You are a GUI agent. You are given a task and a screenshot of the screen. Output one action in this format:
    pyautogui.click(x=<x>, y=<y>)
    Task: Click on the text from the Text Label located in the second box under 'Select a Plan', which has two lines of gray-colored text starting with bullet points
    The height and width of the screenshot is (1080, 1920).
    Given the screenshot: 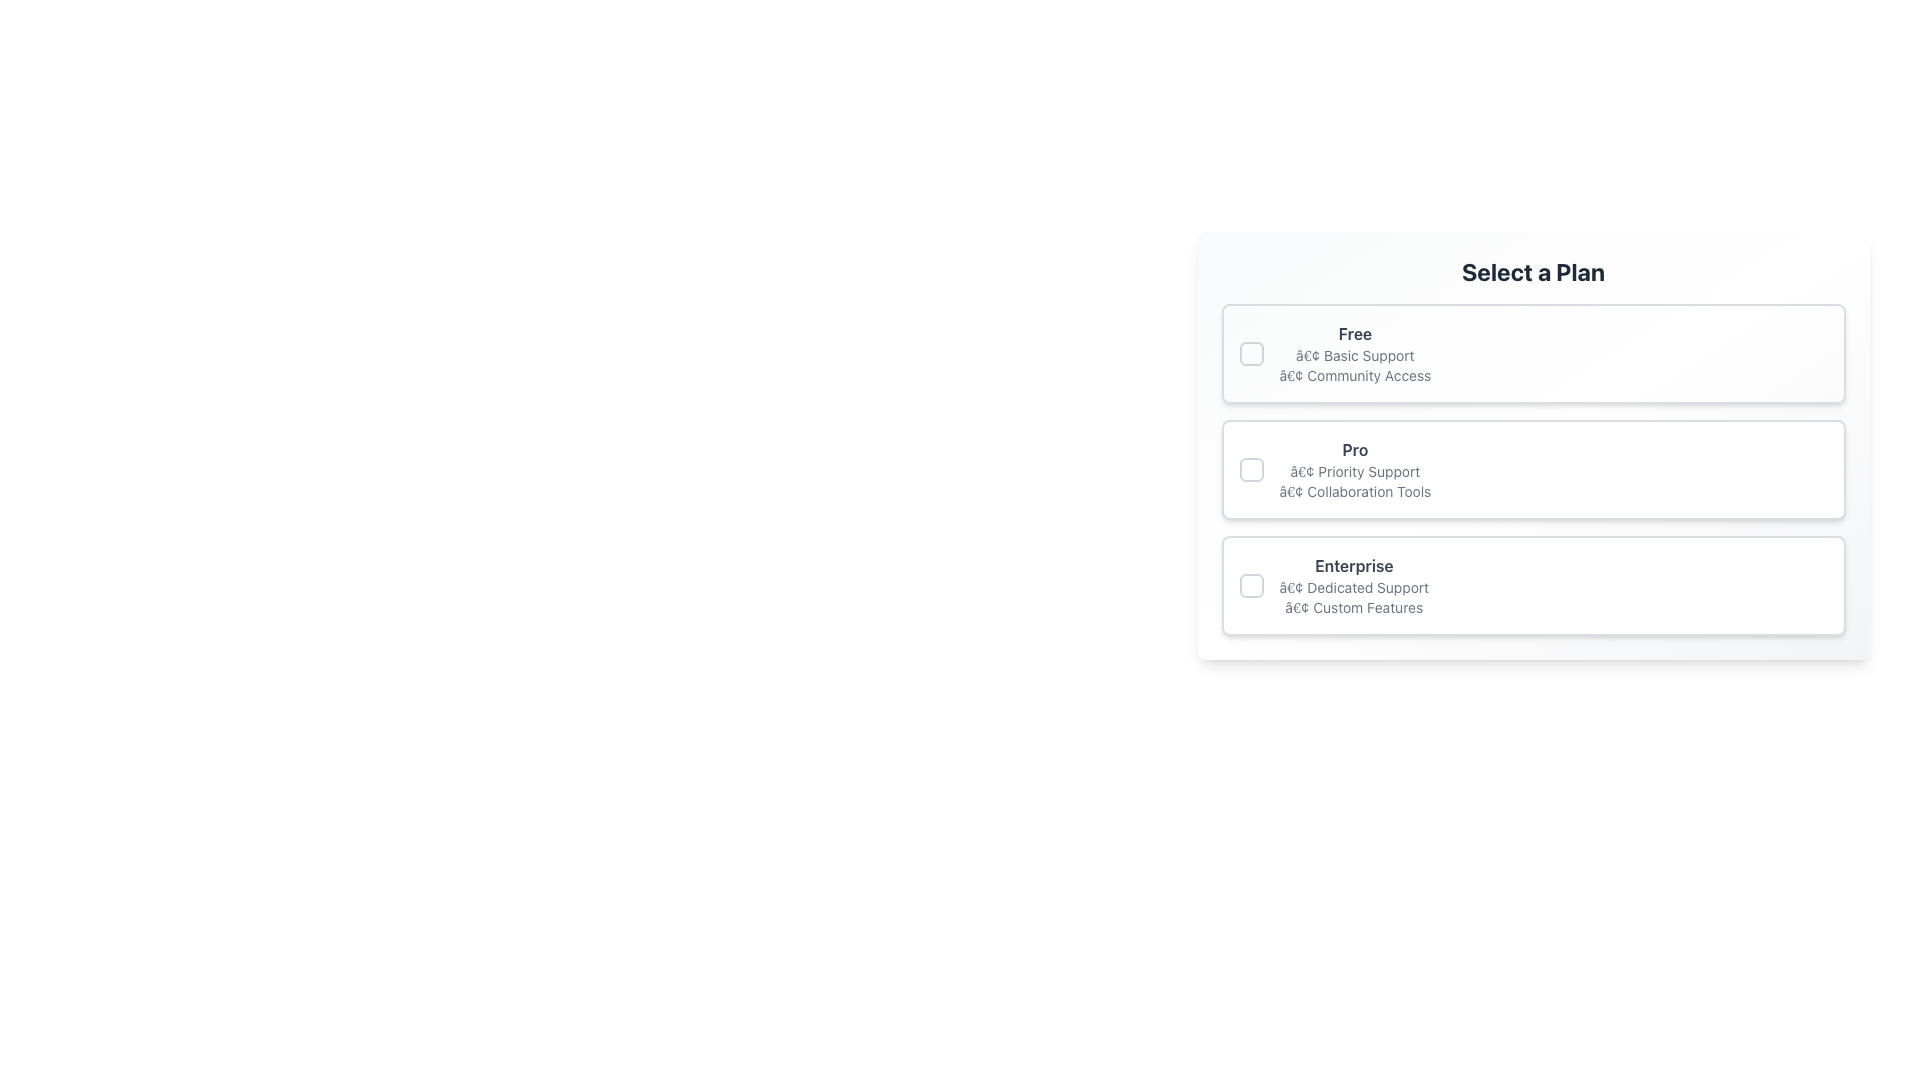 What is the action you would take?
    pyautogui.click(x=1355, y=482)
    